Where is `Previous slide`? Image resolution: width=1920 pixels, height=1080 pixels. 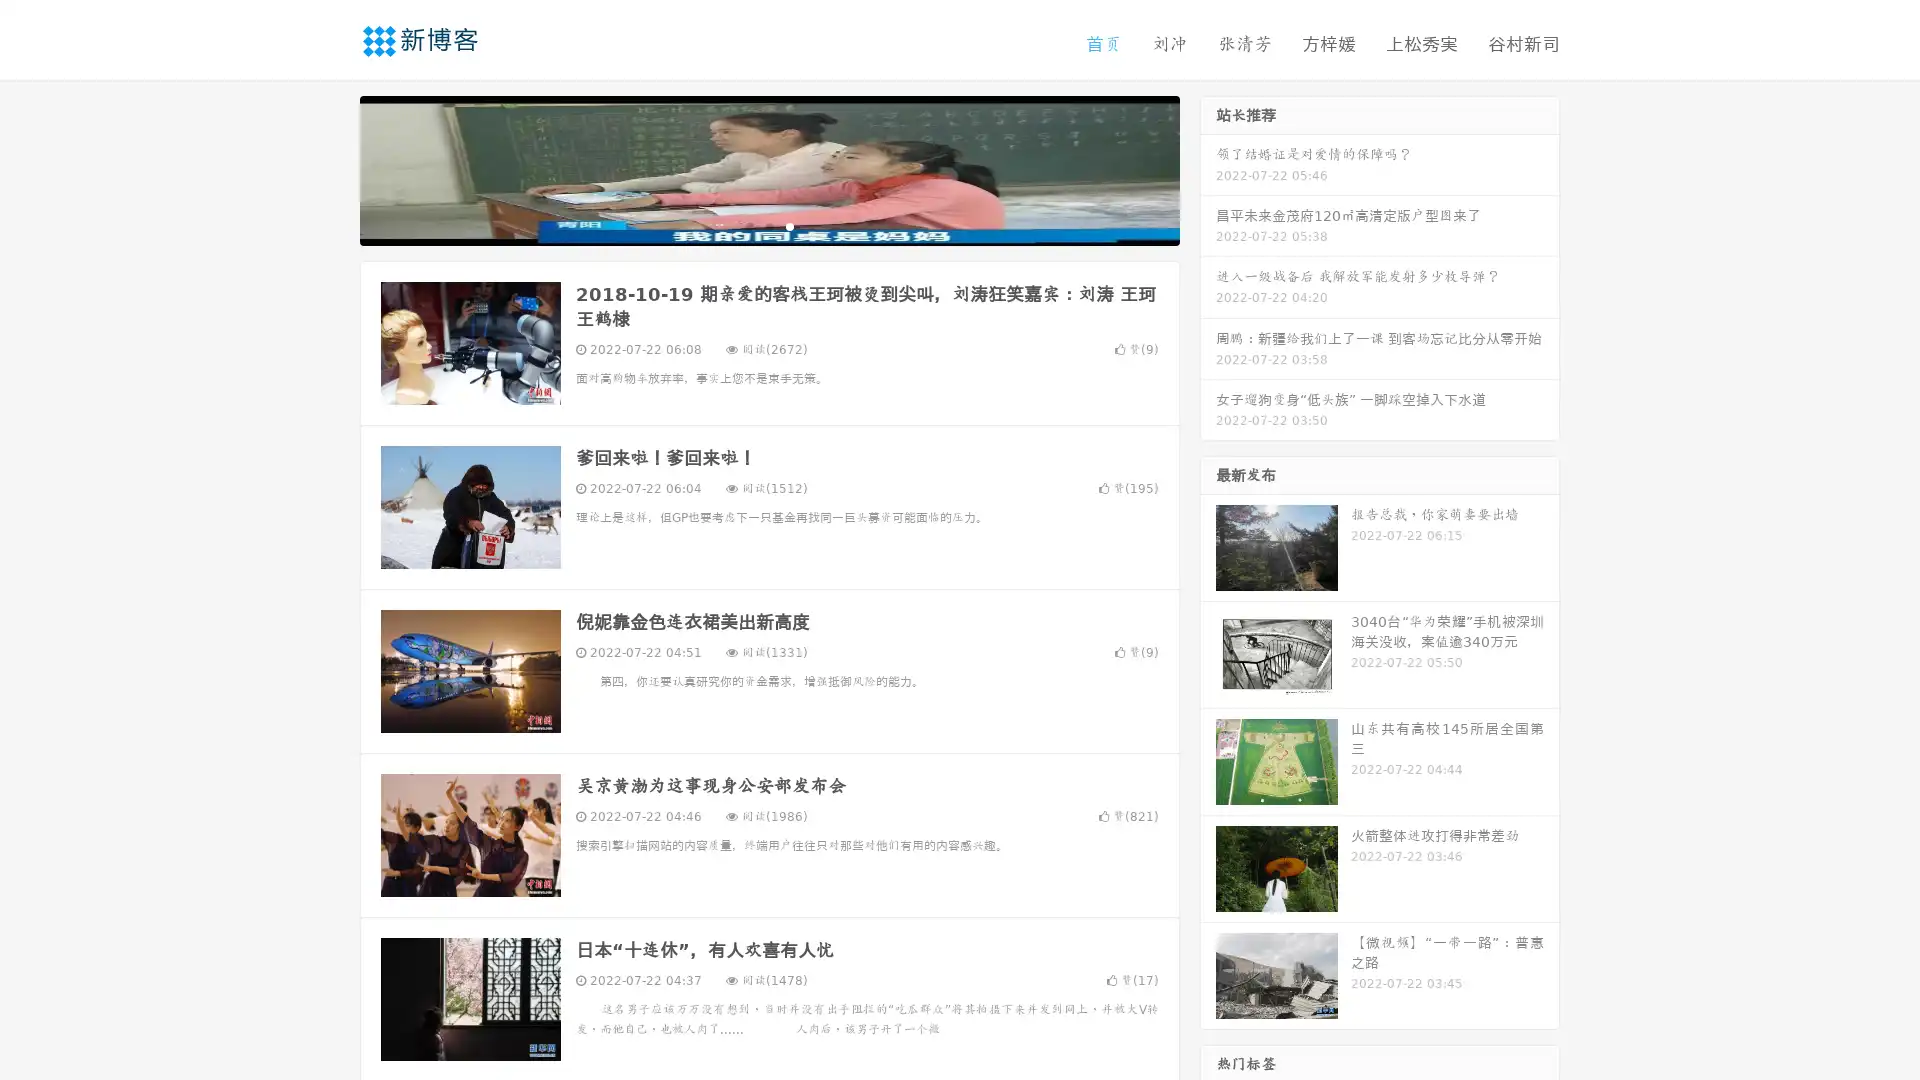
Previous slide is located at coordinates (330, 168).